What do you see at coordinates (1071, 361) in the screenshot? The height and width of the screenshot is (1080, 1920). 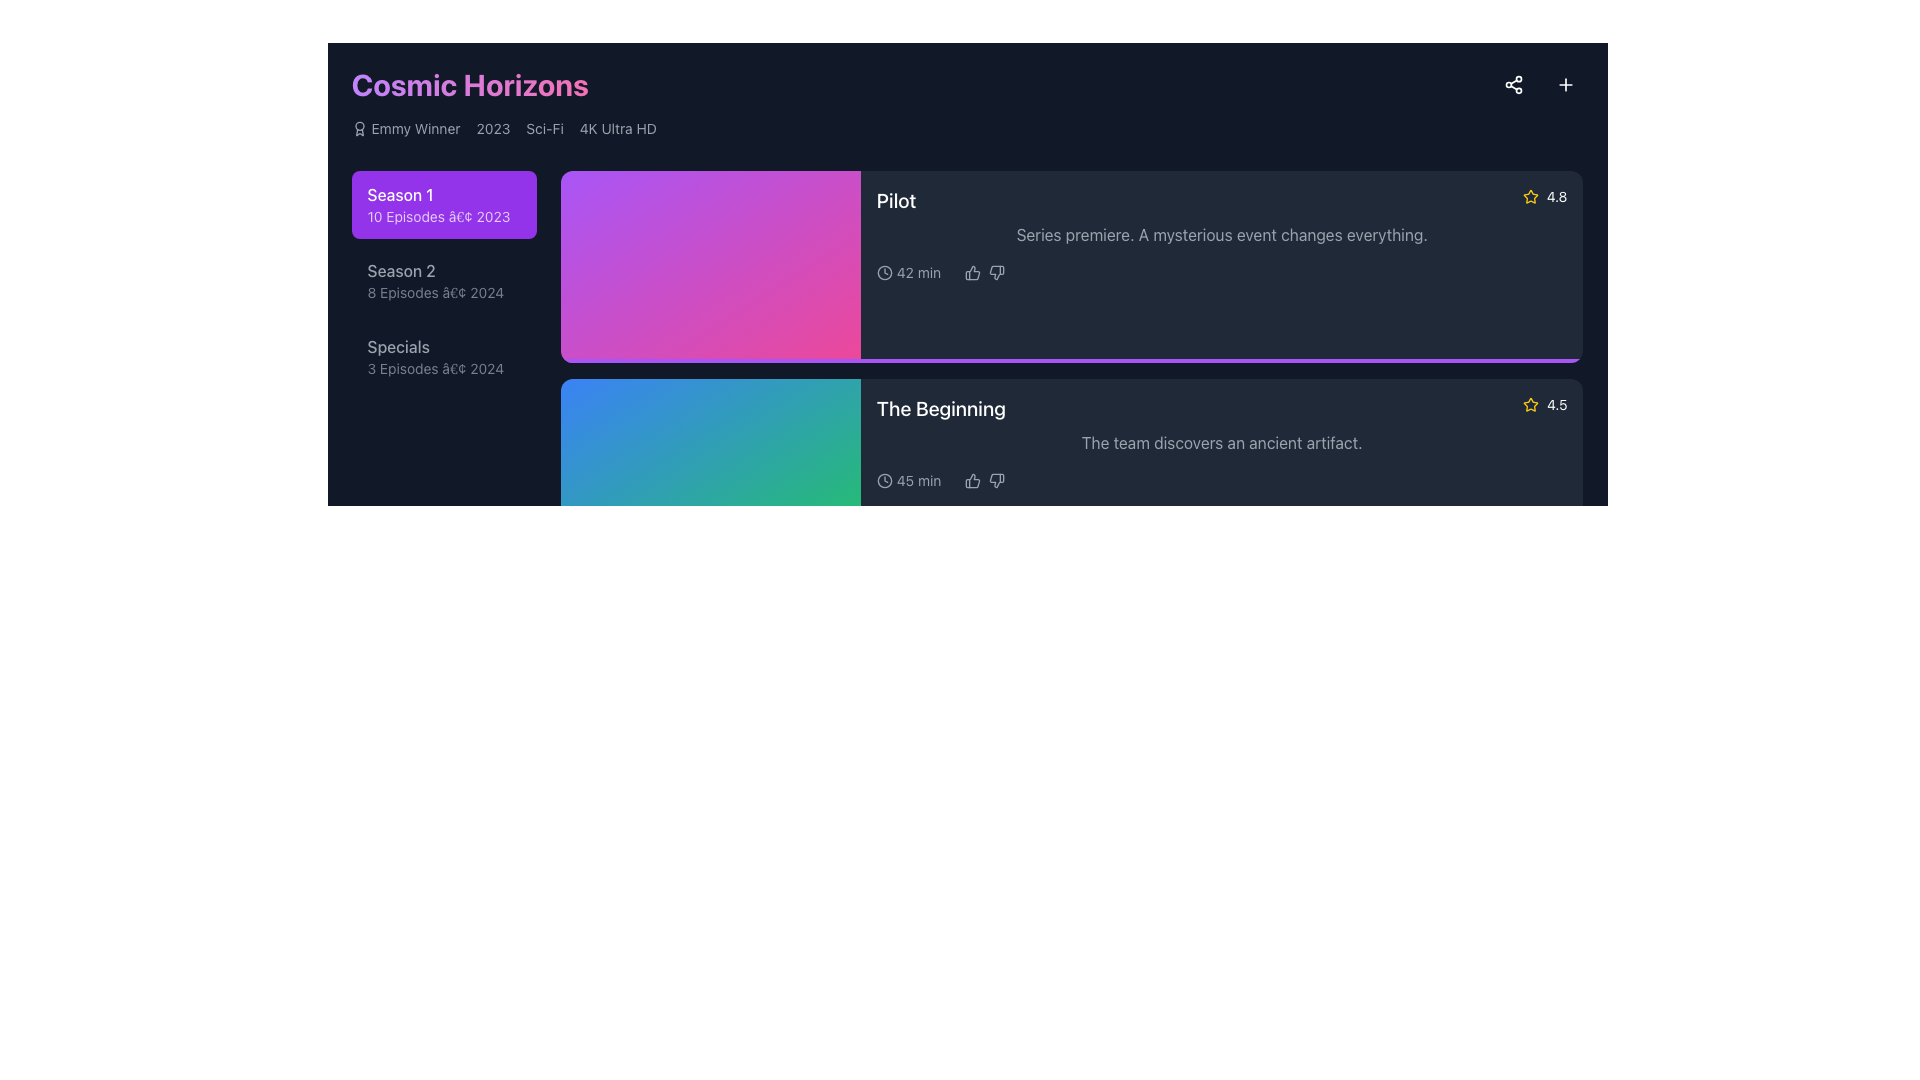 I see `the progress bar located at the bottom of the 'Pilot' card, which displays the completion status or progression` at bounding box center [1071, 361].